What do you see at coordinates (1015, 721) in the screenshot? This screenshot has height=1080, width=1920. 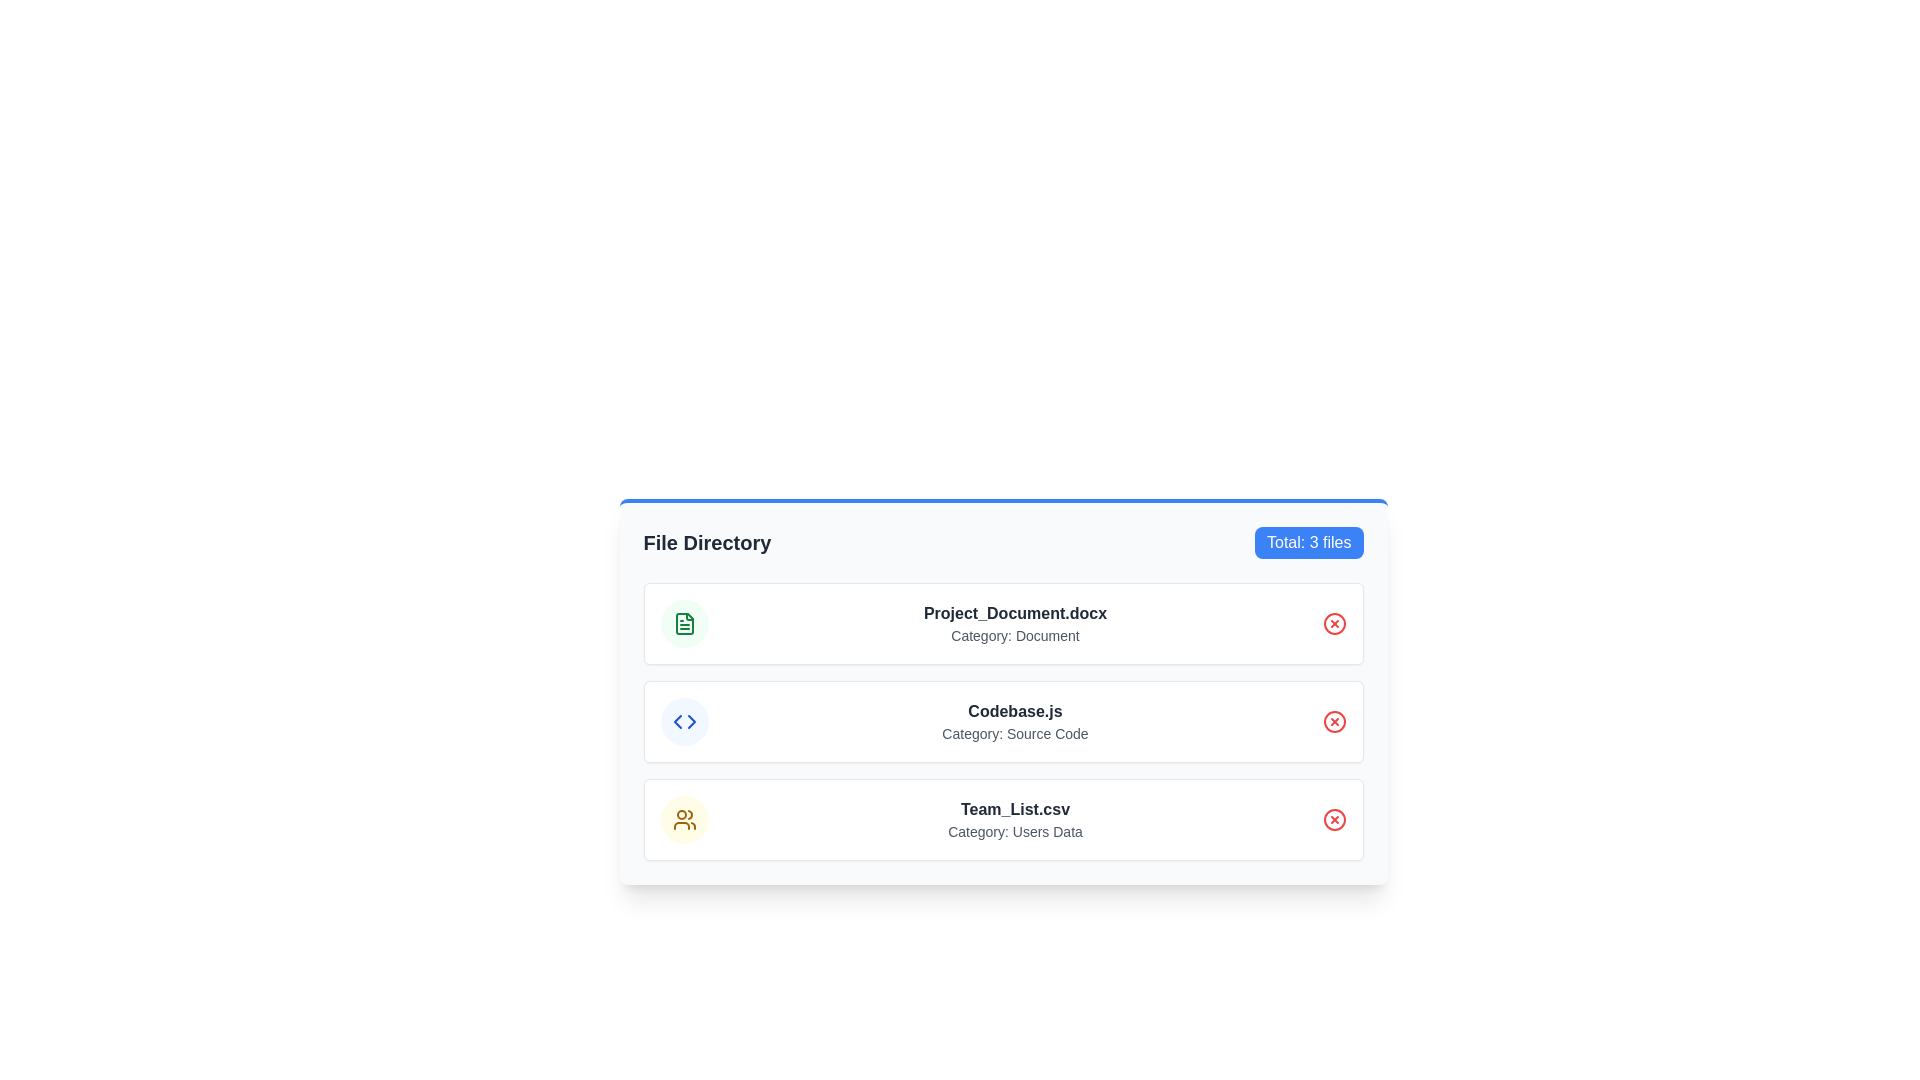 I see `the text display component representing the file 'Codebase.js' which is the second item in the vertical list of files in the file directory interface` at bounding box center [1015, 721].